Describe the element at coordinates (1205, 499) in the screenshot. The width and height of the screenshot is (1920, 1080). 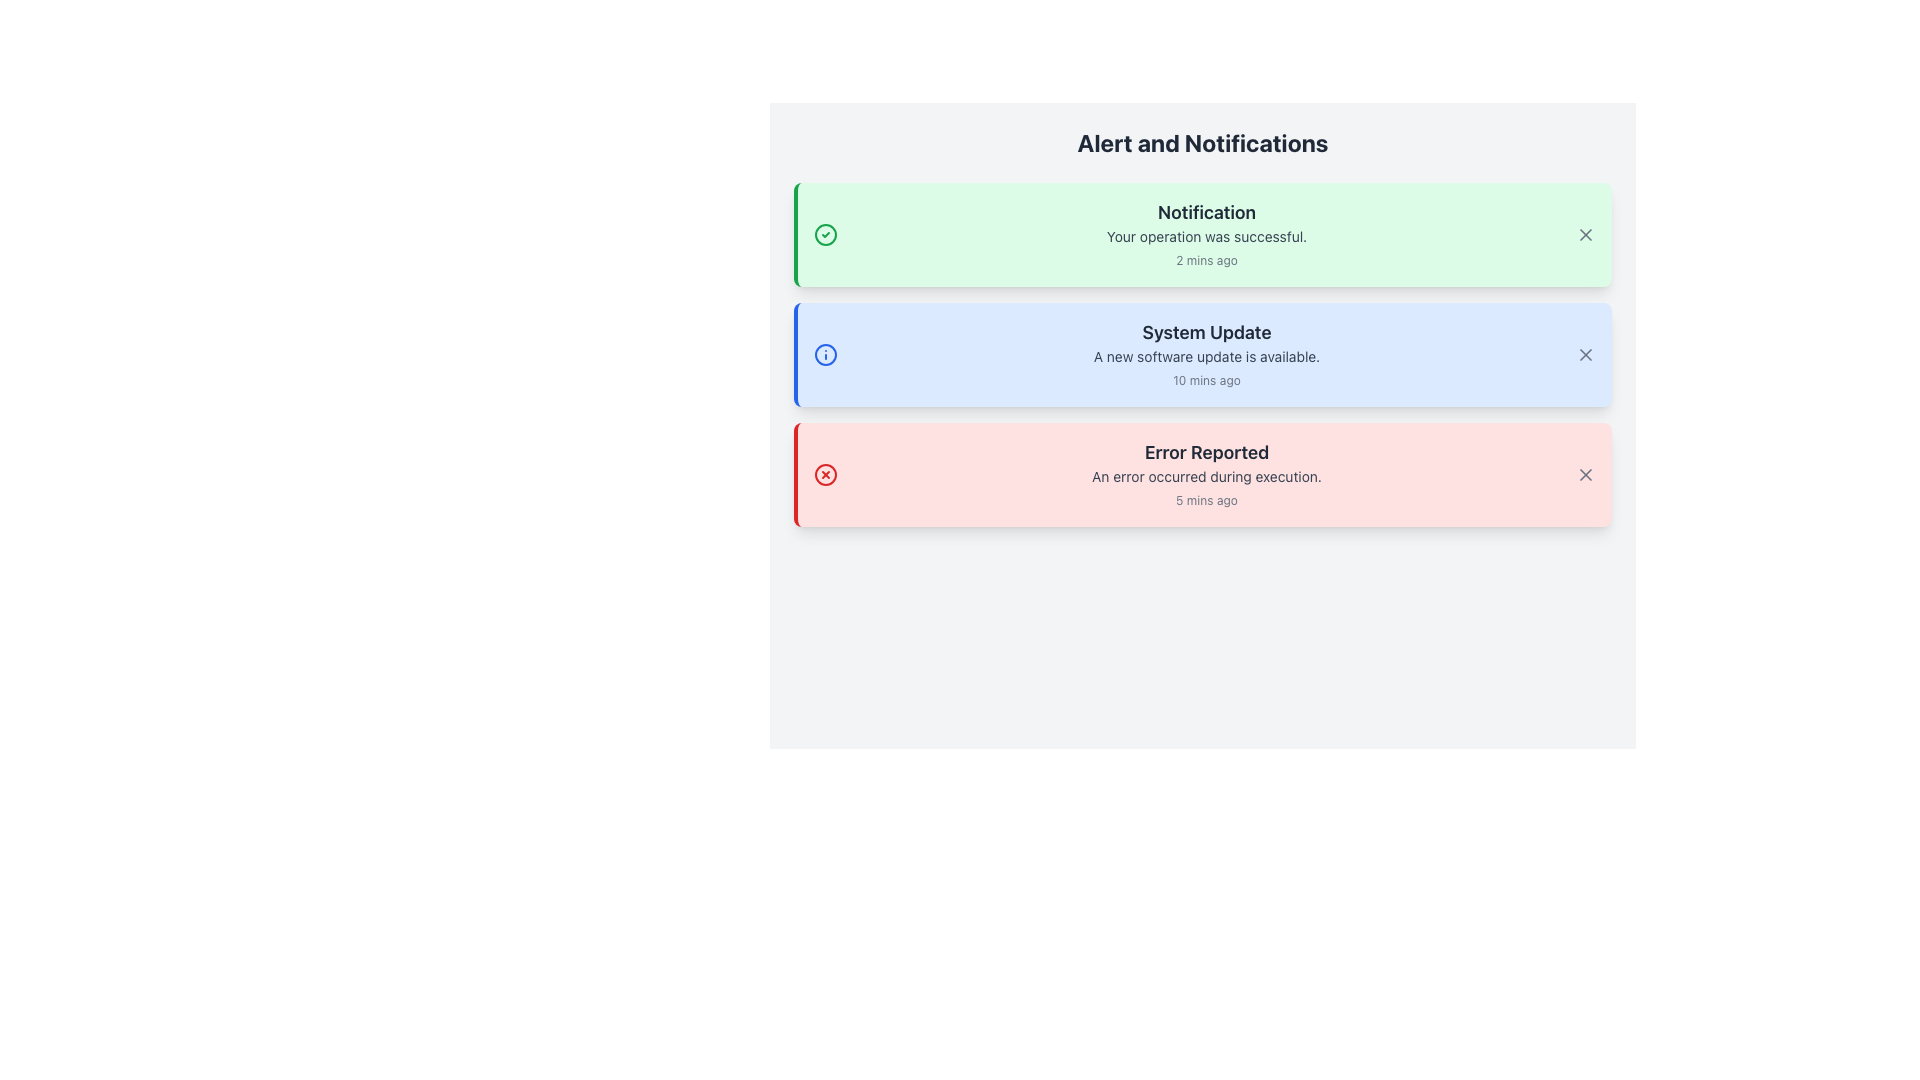
I see `the small light gray text label displaying '5 mins ago' located in the bottom-right corner of the 'Error Reported' notification card under the 'Alert and Notifications' section` at that location.